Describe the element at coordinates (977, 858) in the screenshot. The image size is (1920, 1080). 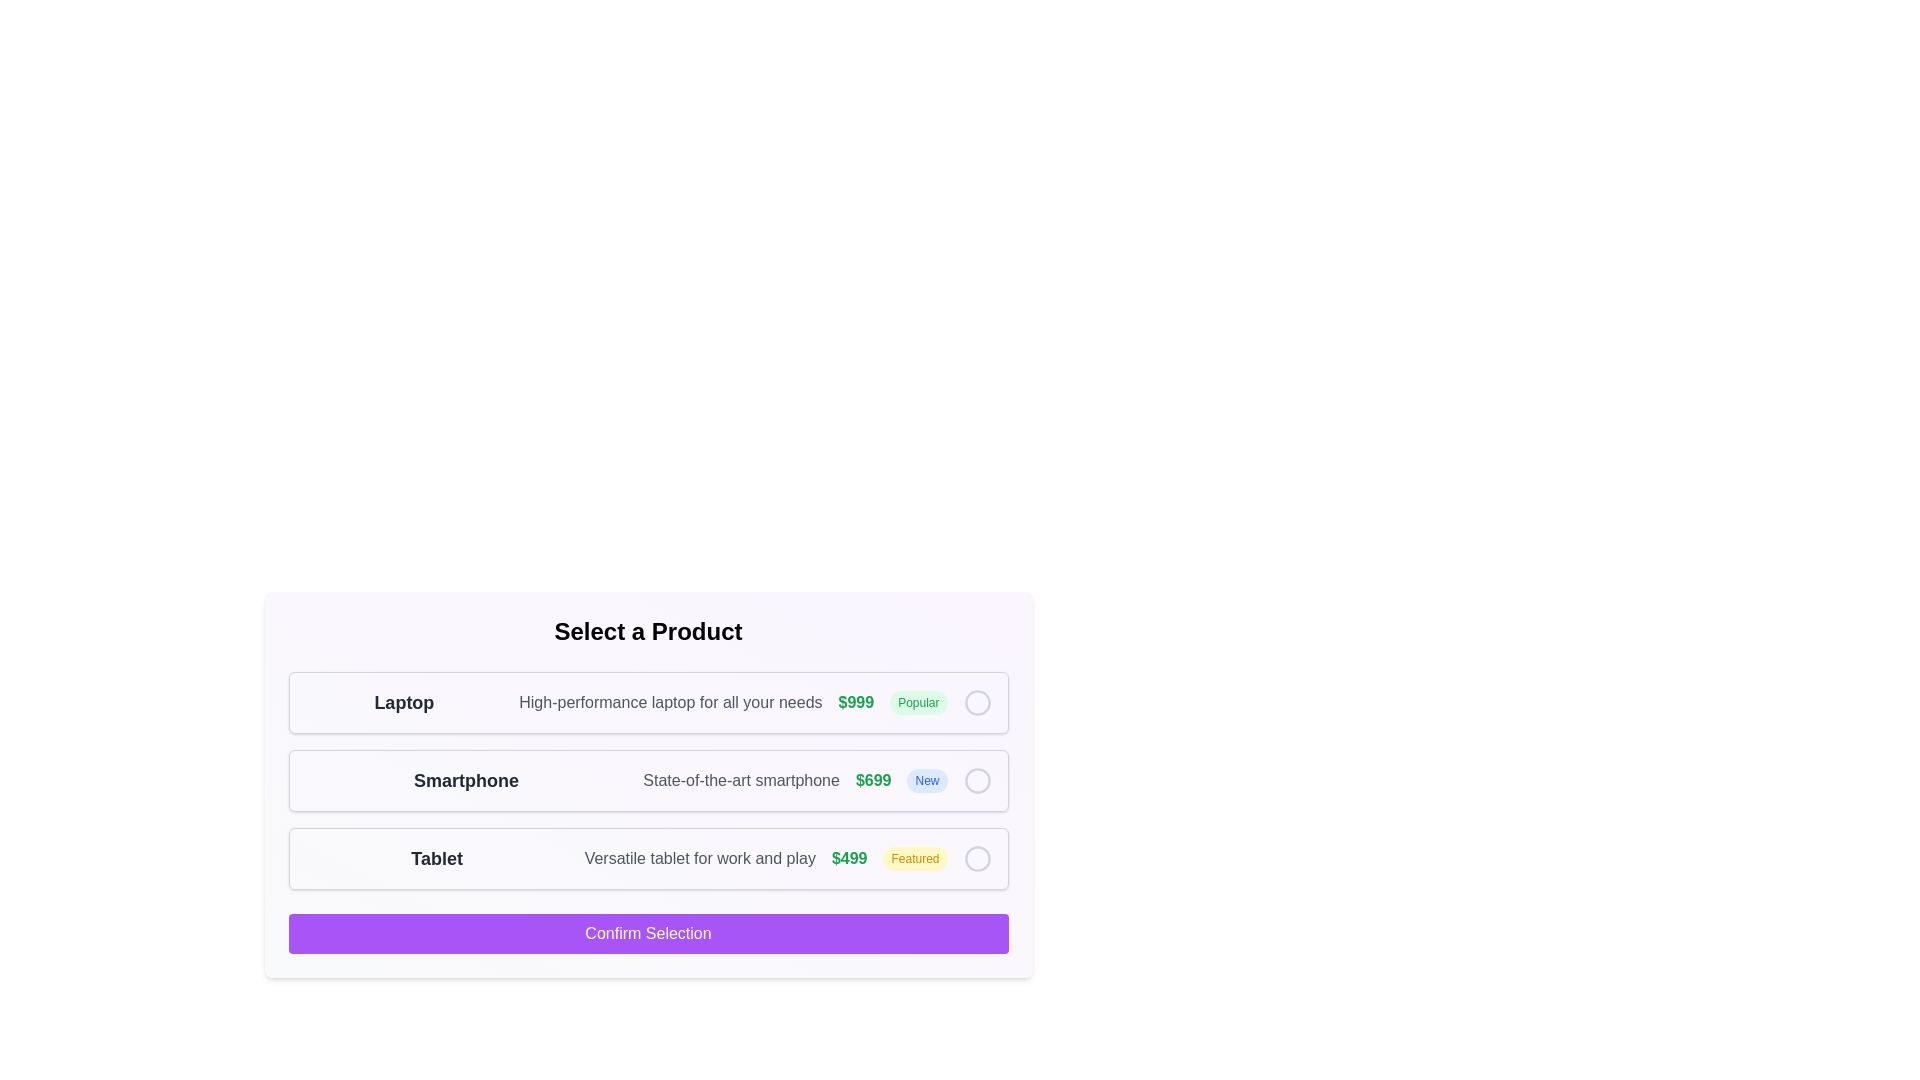
I see `the circular radio button located at the rightmost side of the 'Tablet' product row` at that location.